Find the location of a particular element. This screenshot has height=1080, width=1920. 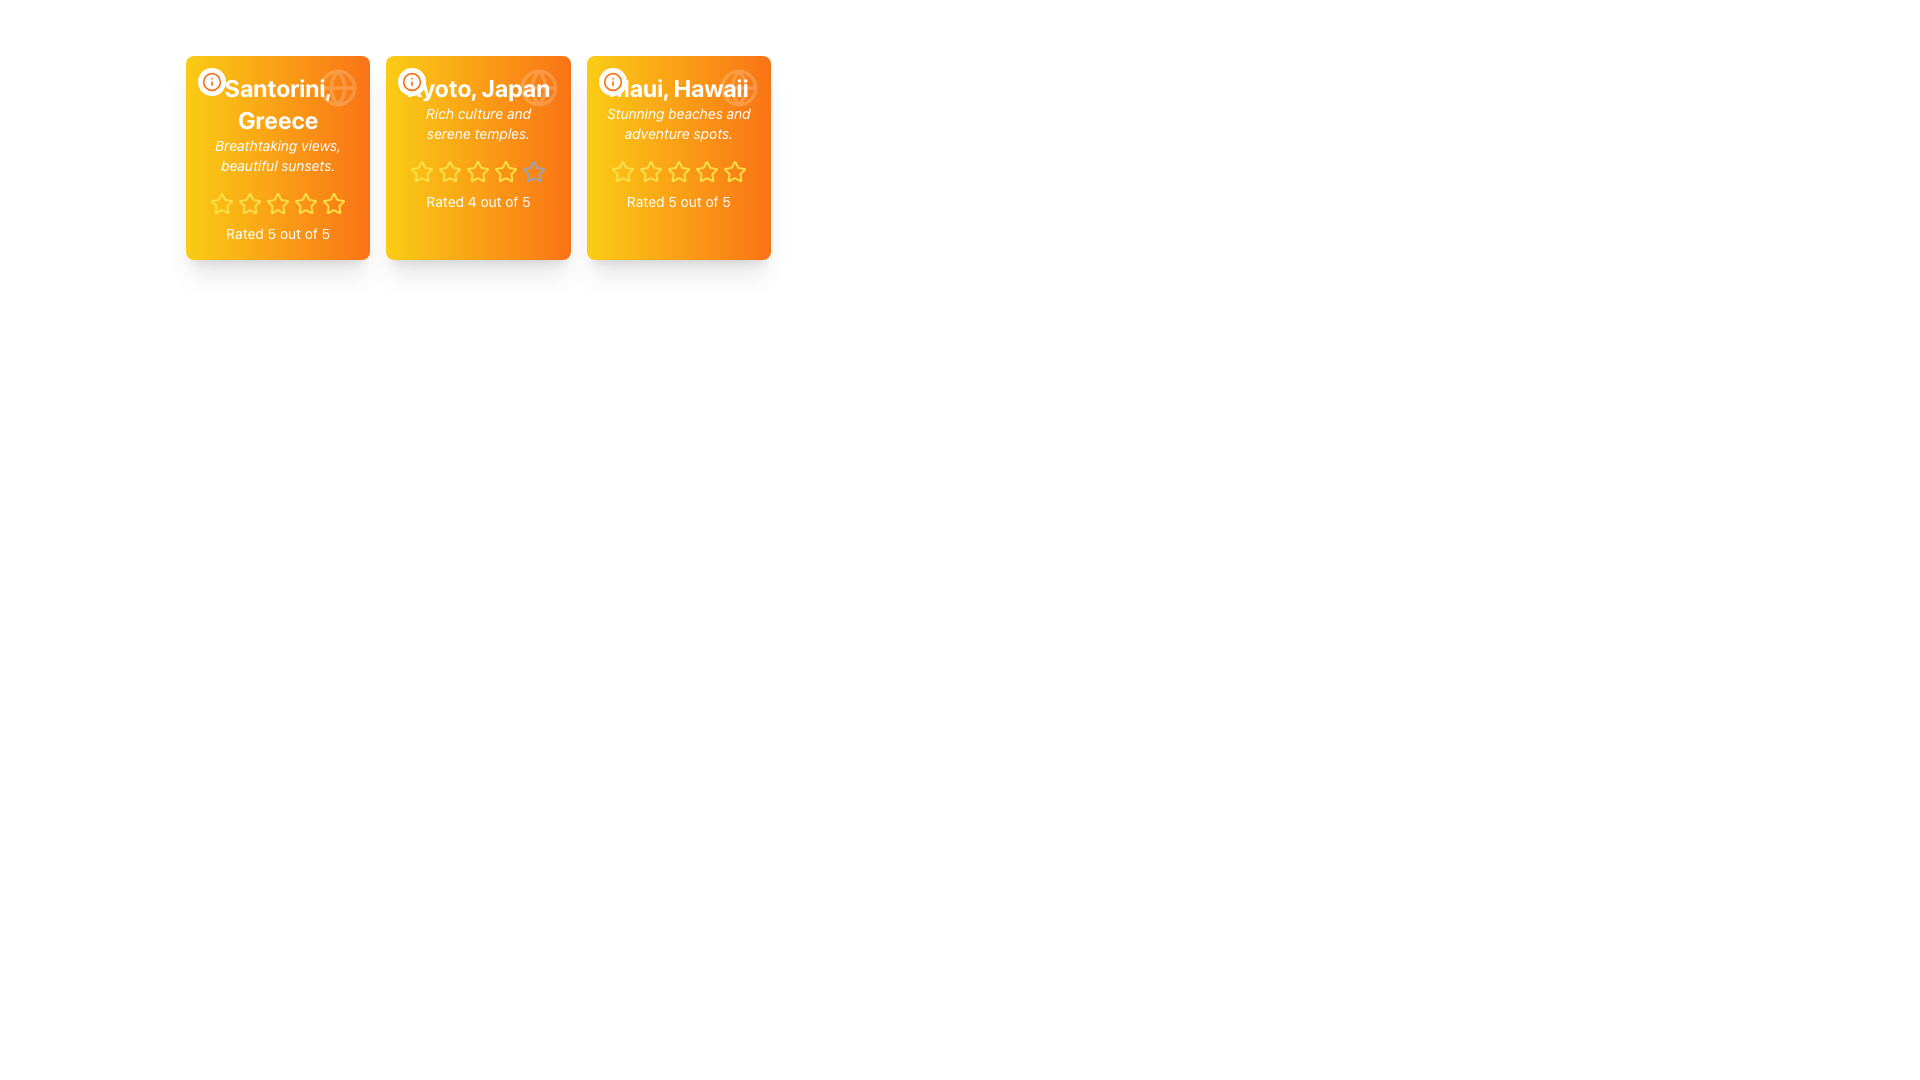

the first star icon in the rating row below the 'Santorini, Greece' card to rate 1 out of 5 is located at coordinates (222, 204).